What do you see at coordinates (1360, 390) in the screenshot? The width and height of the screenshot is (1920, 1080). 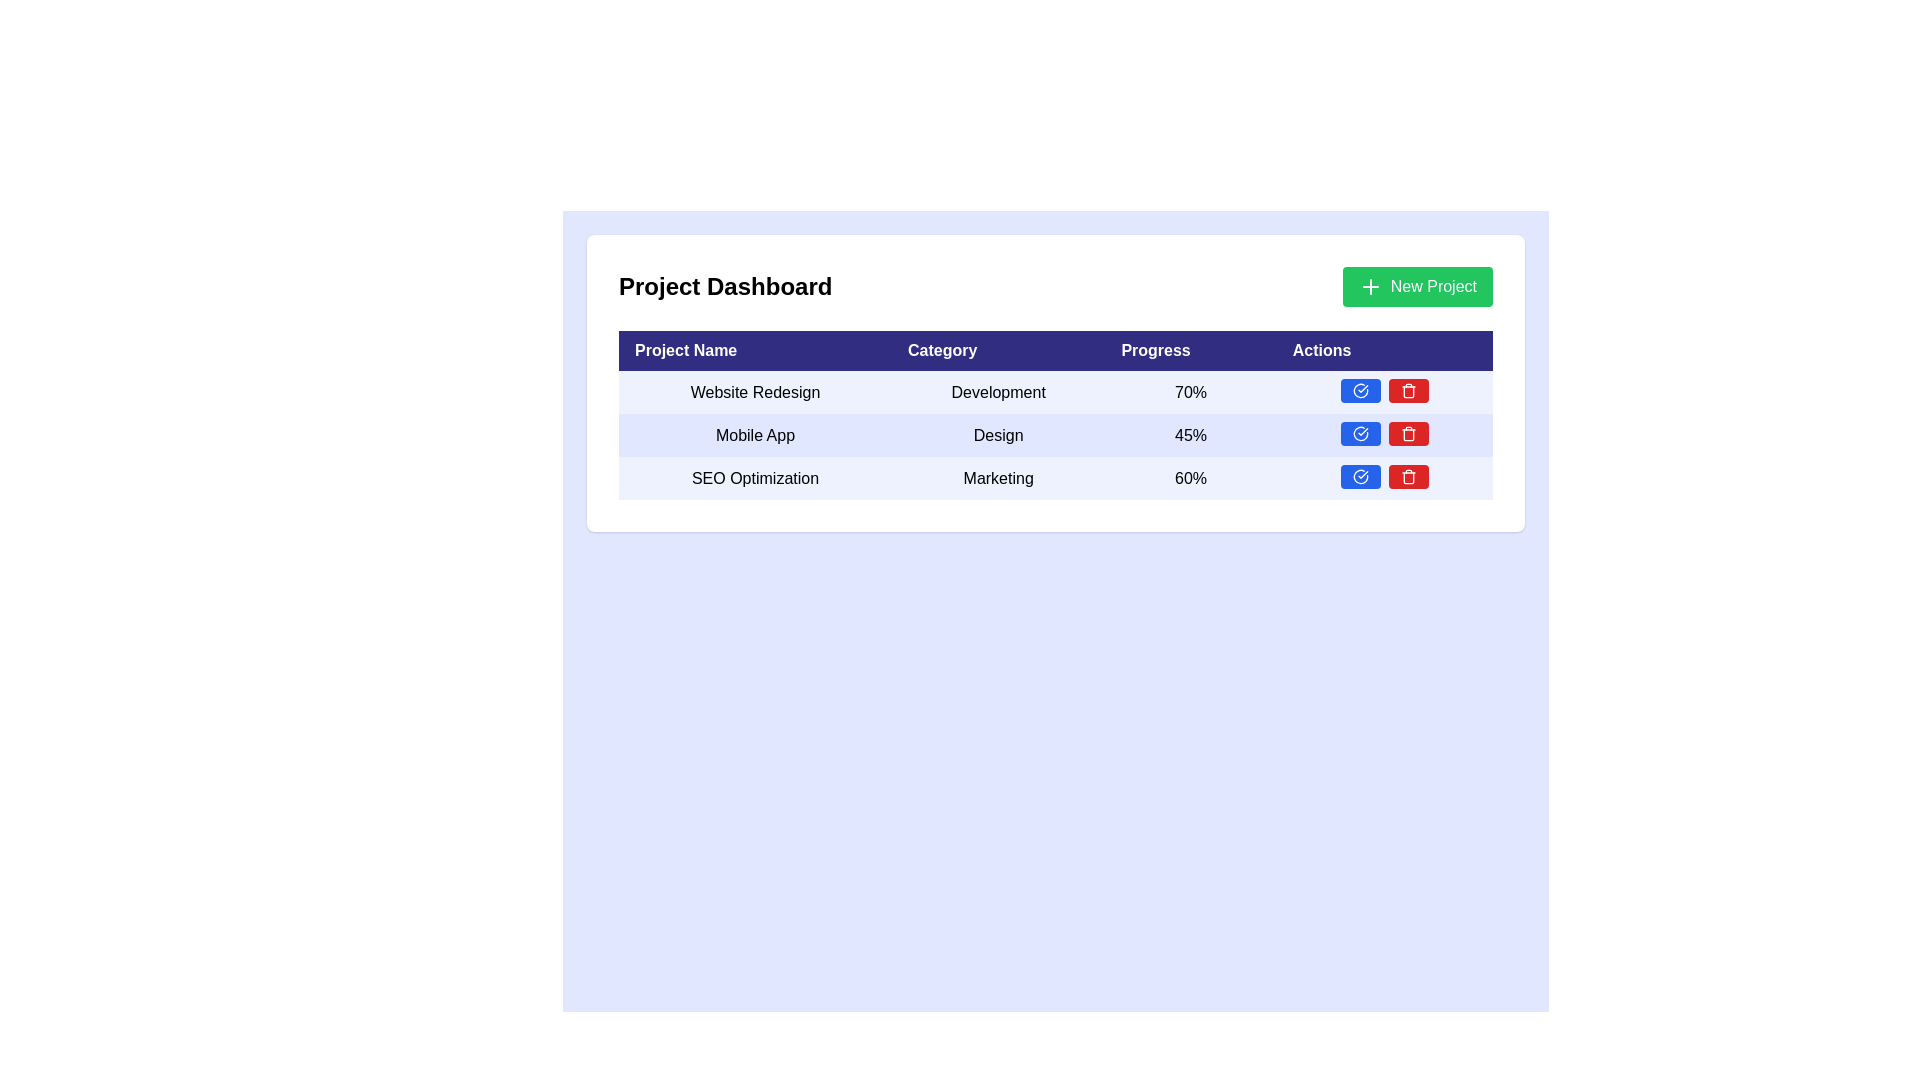 I see `the small blue button with a circular checkmark icon located in the 'Actions' column under the first row of the table, positioned to the left of the red delete button` at bounding box center [1360, 390].